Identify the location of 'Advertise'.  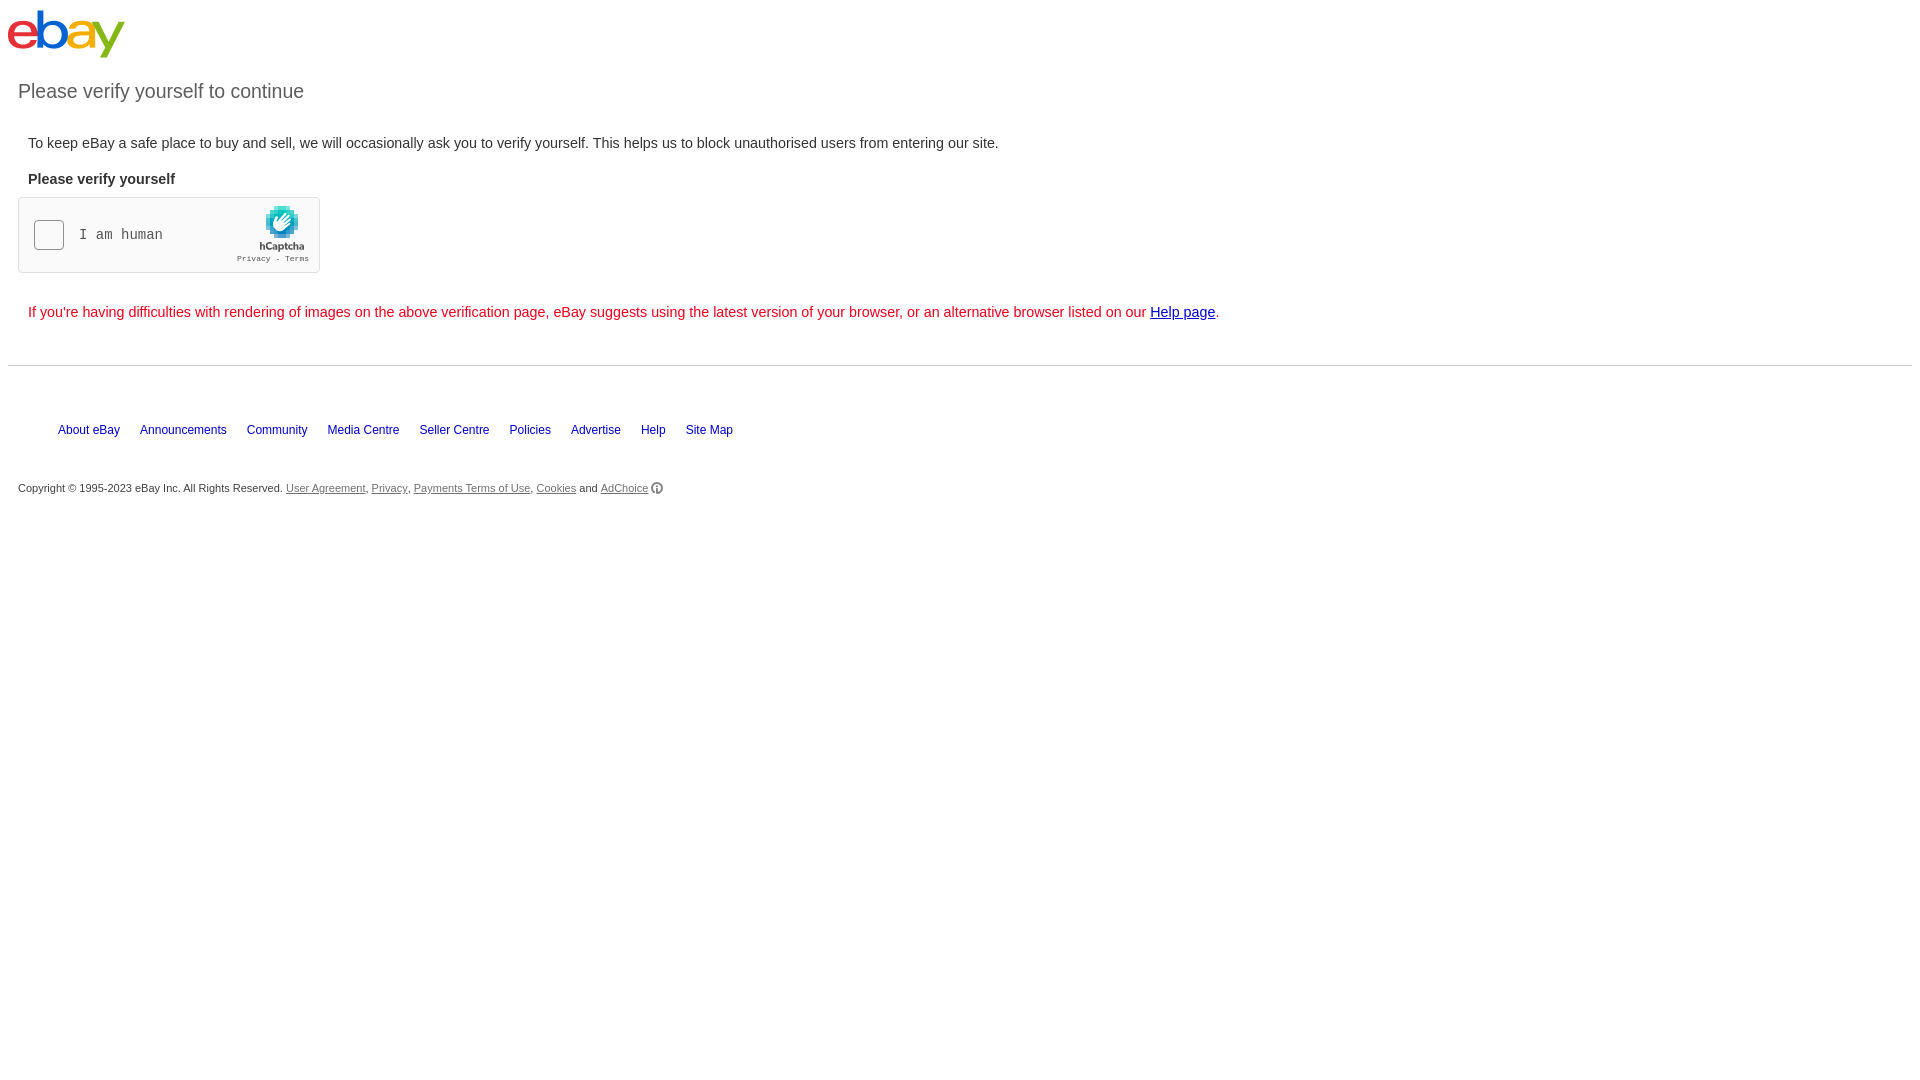
(604, 434).